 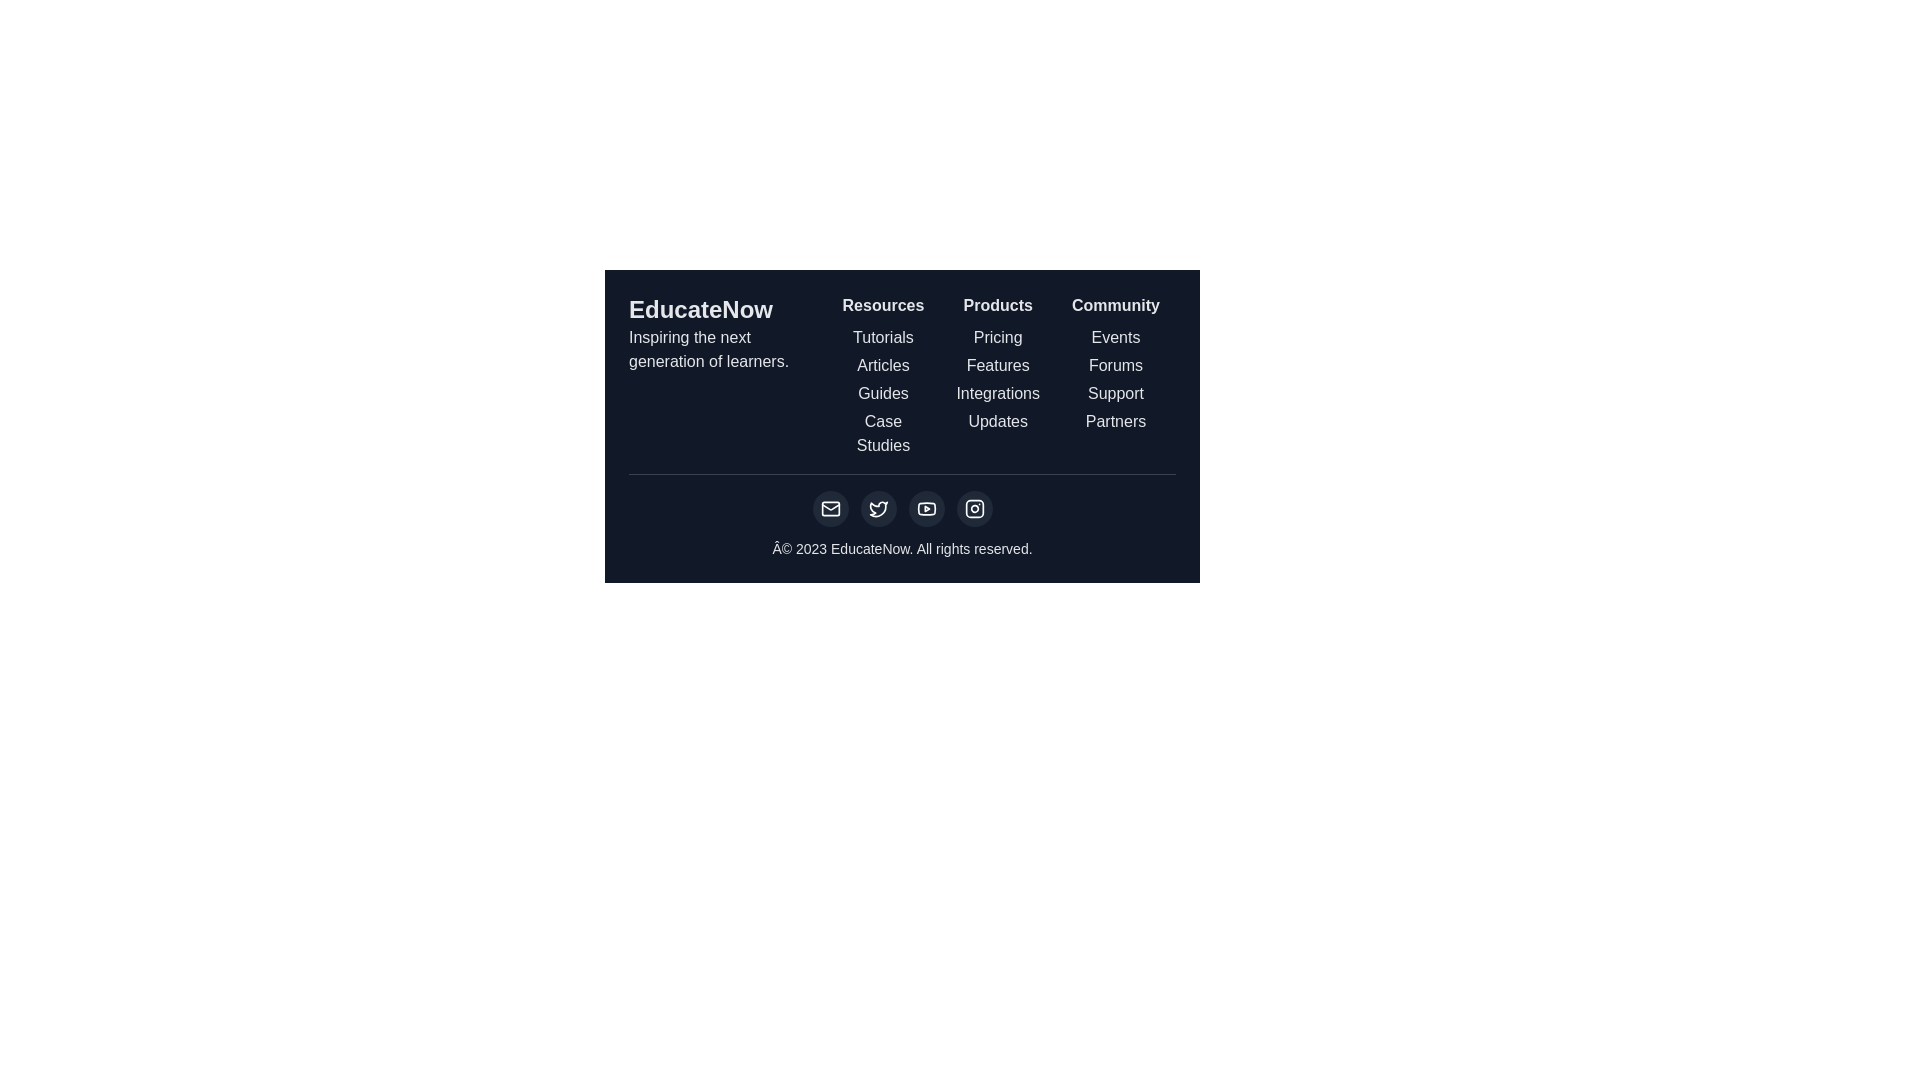 I want to click on the social media icons located in the footer section, which contains multiple circular button icons for services like mail, Twitter, YouTube, and Instagram, so click(x=901, y=515).